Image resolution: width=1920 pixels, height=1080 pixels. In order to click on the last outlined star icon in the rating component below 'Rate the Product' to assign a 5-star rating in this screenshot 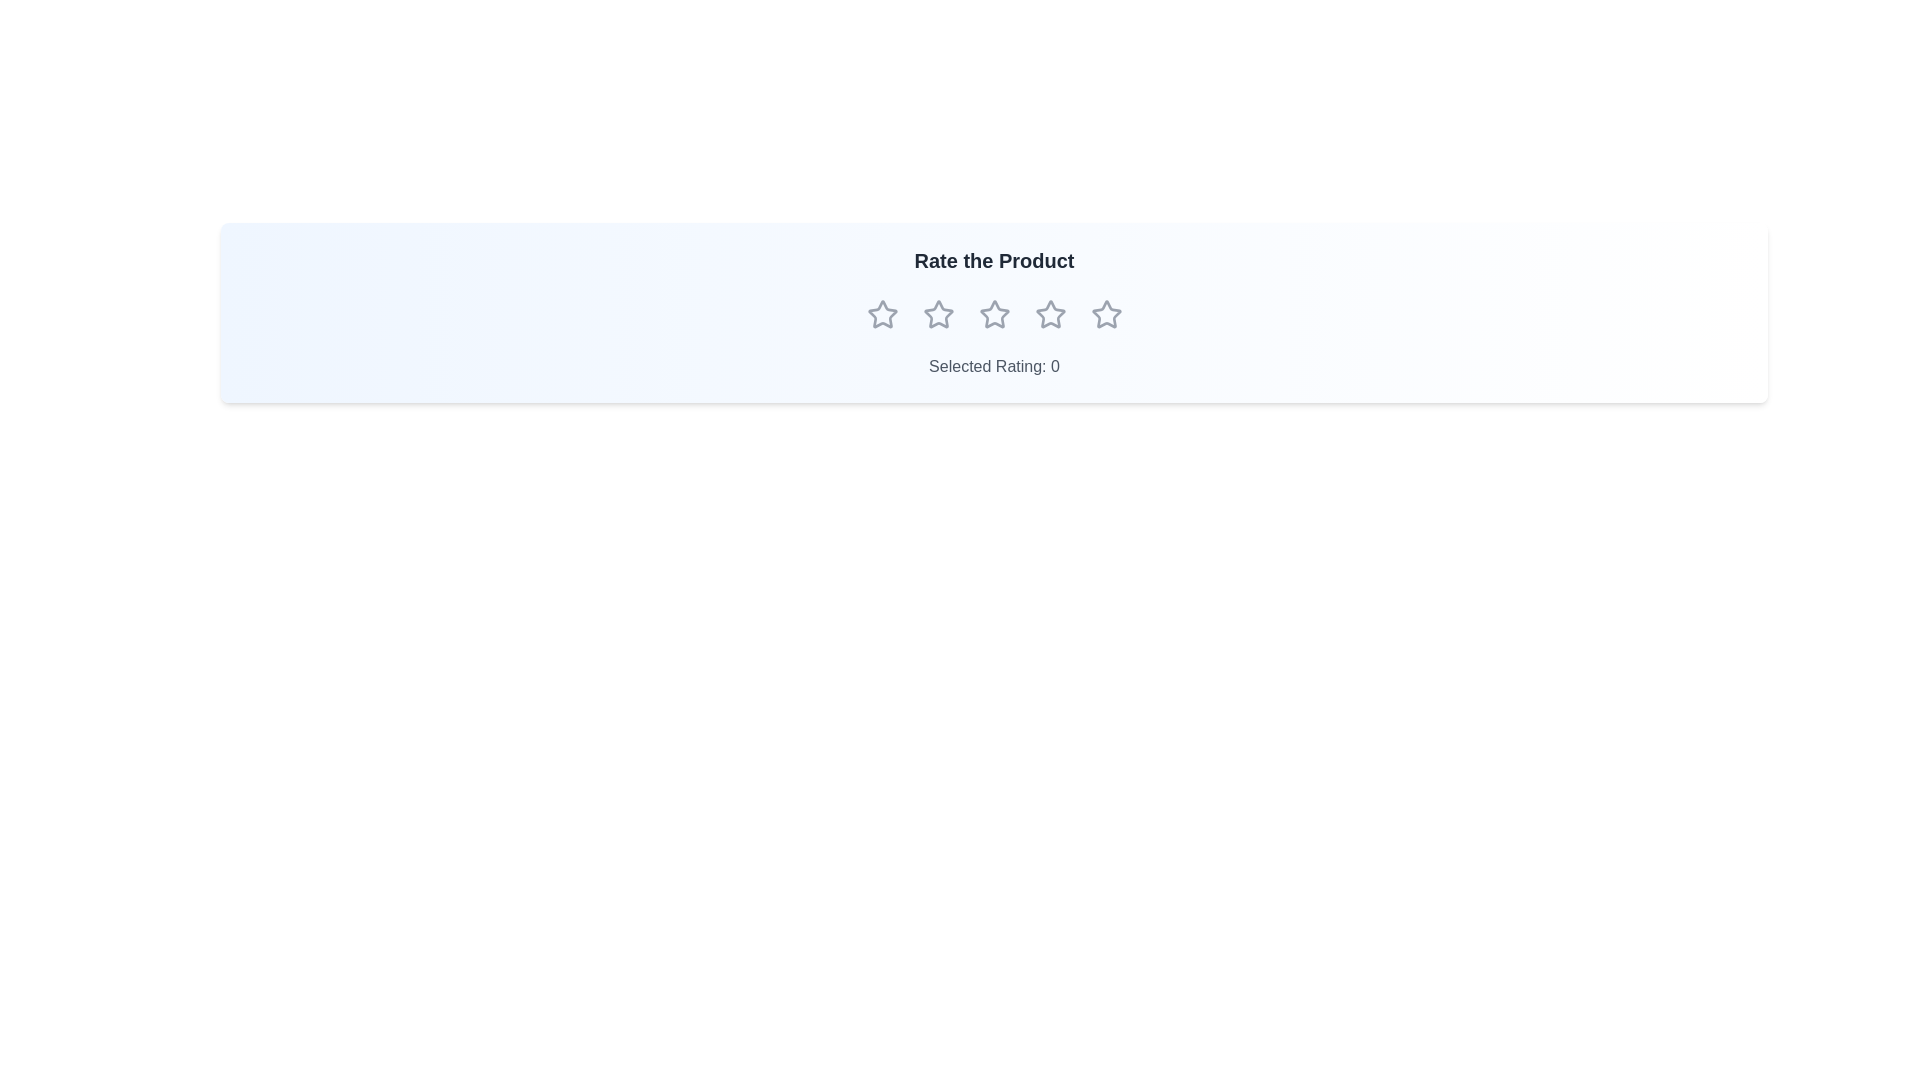, I will do `click(1105, 315)`.